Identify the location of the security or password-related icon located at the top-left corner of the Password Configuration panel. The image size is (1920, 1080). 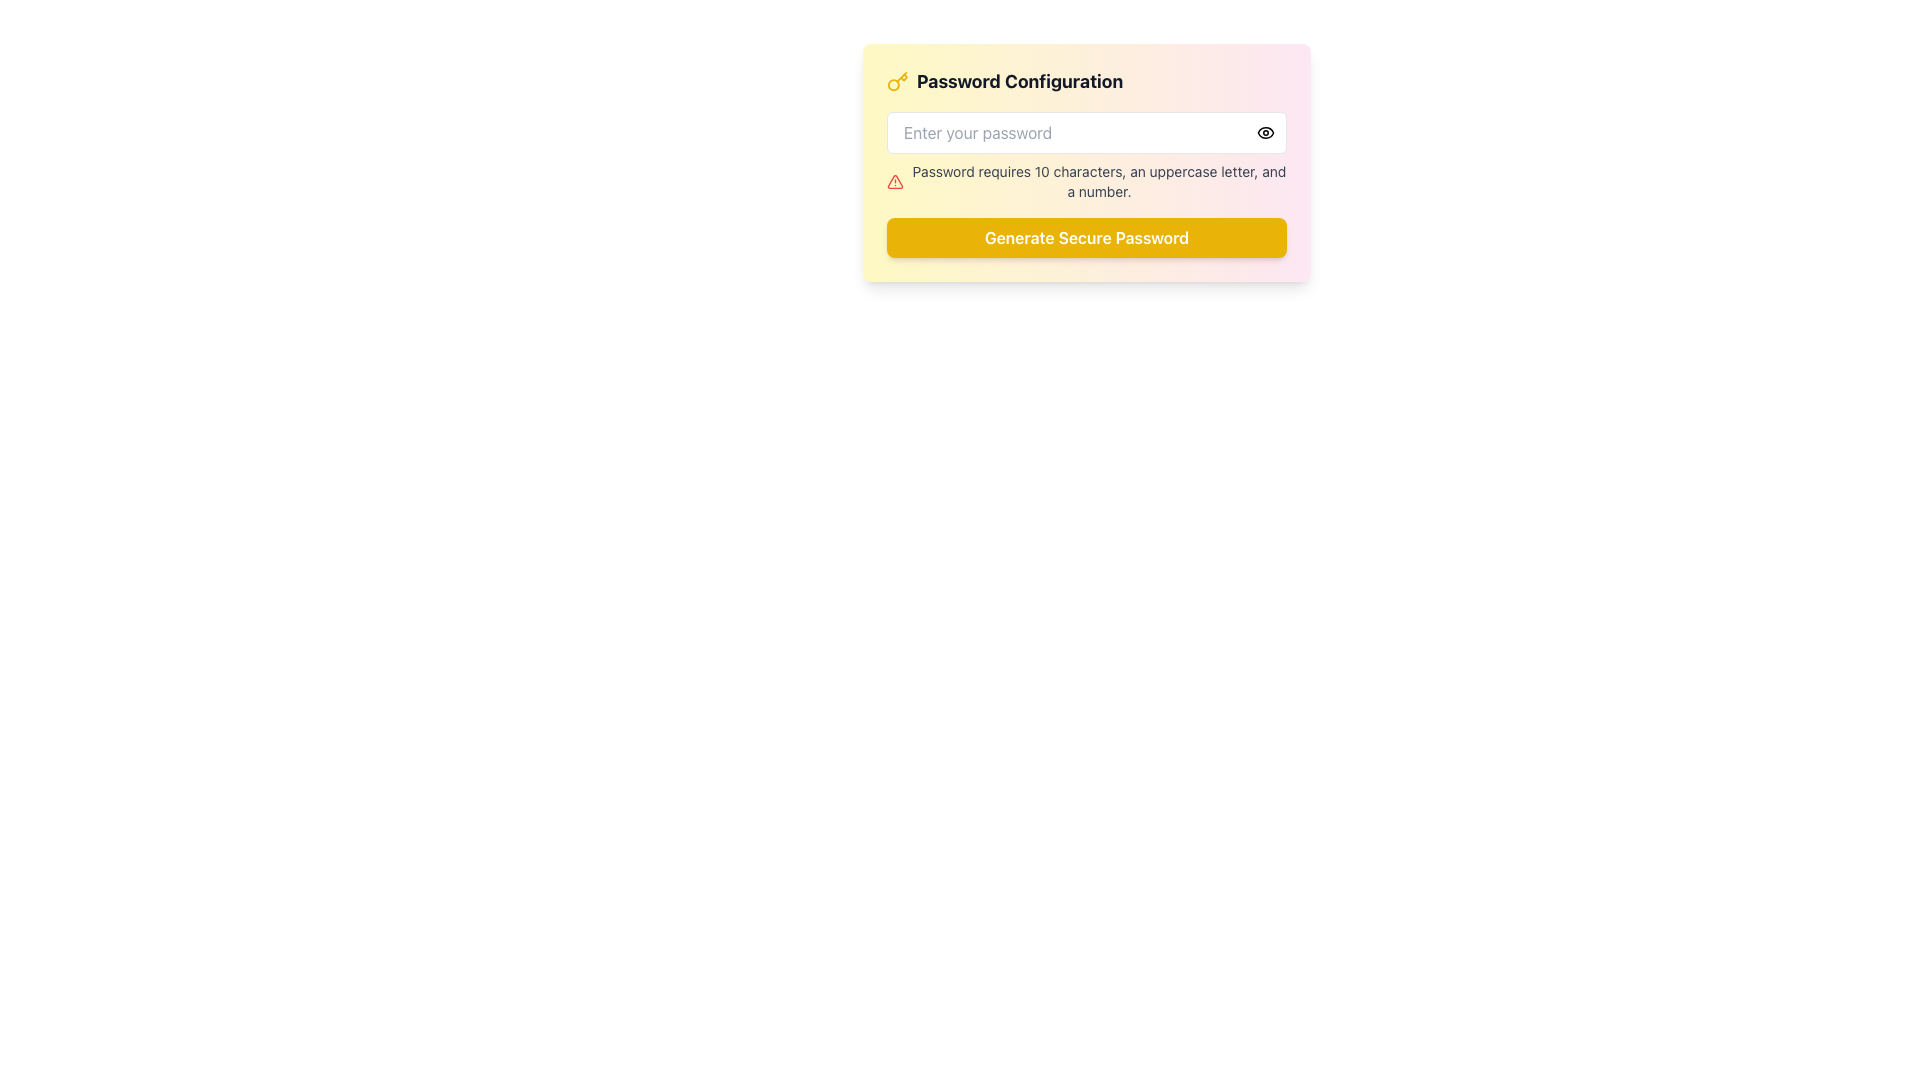
(896, 80).